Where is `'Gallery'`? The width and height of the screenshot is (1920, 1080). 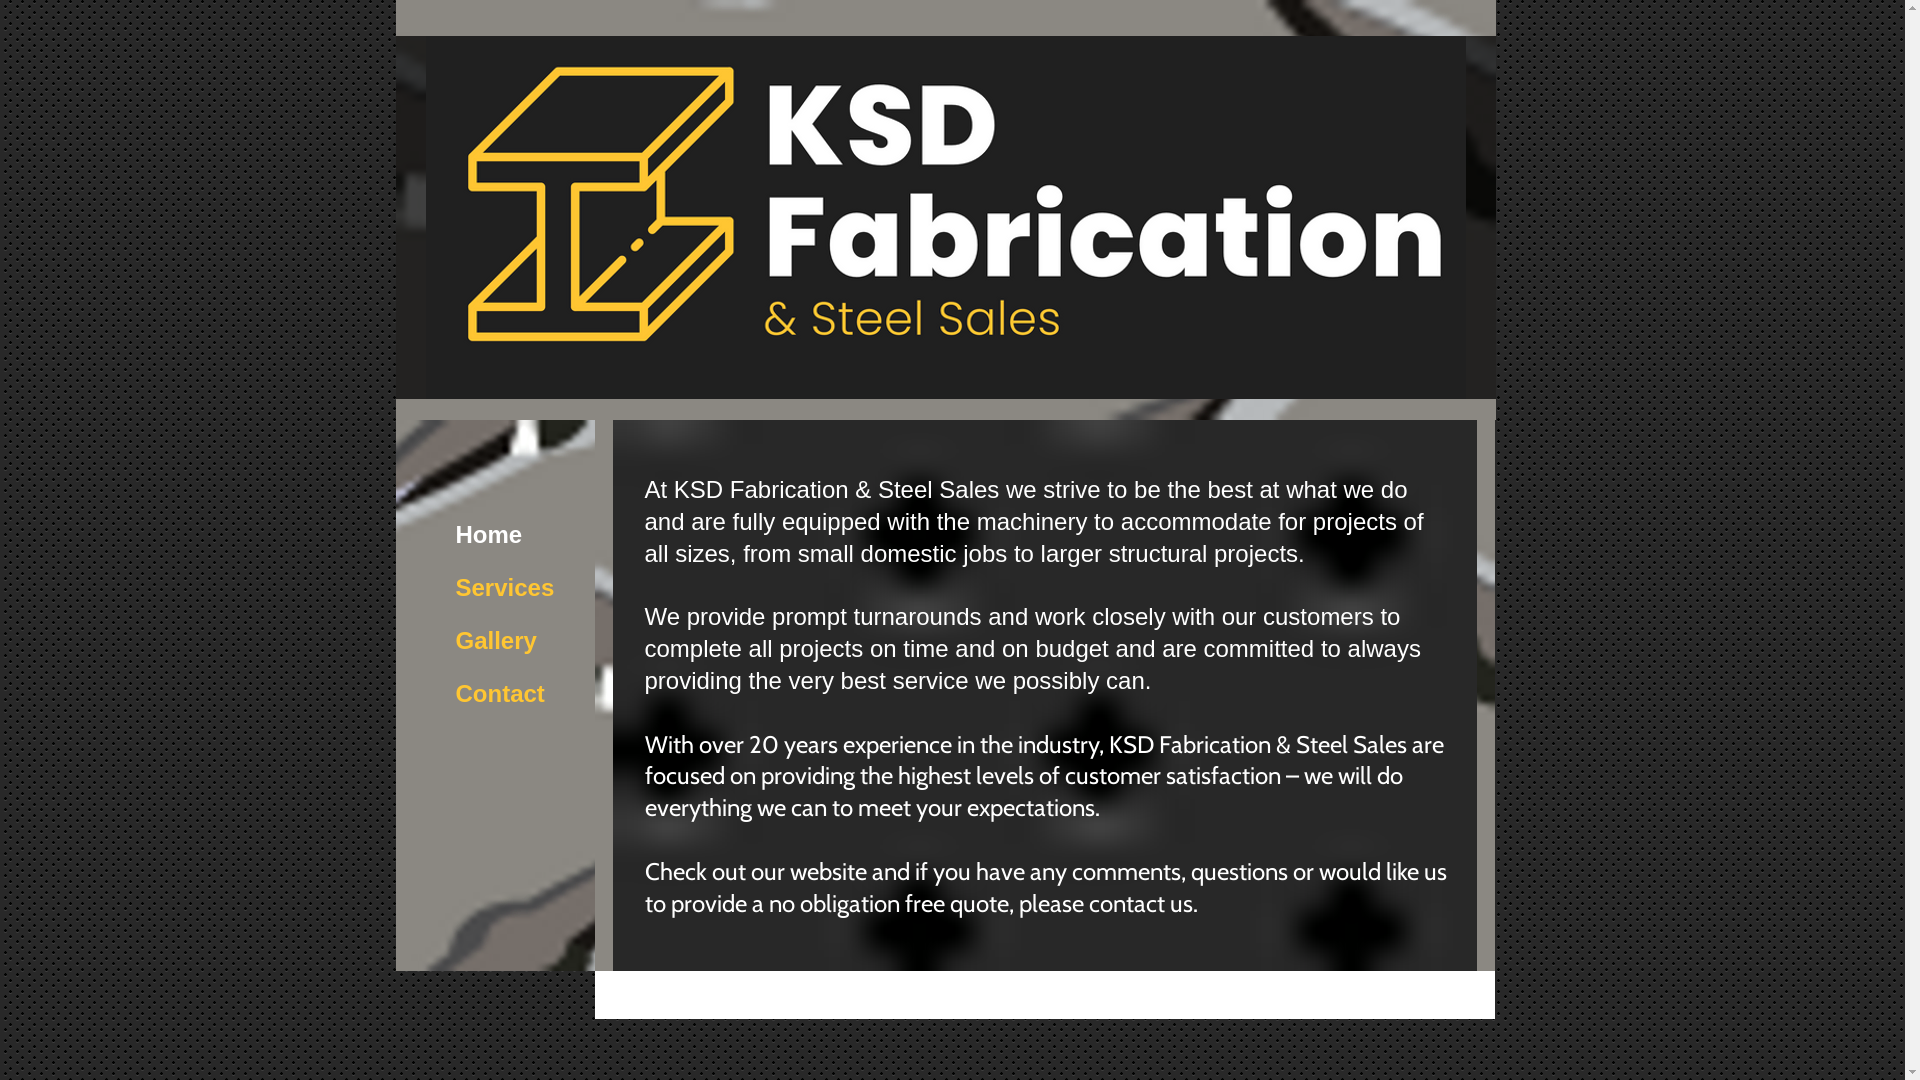
'Gallery' is located at coordinates (445, 640).